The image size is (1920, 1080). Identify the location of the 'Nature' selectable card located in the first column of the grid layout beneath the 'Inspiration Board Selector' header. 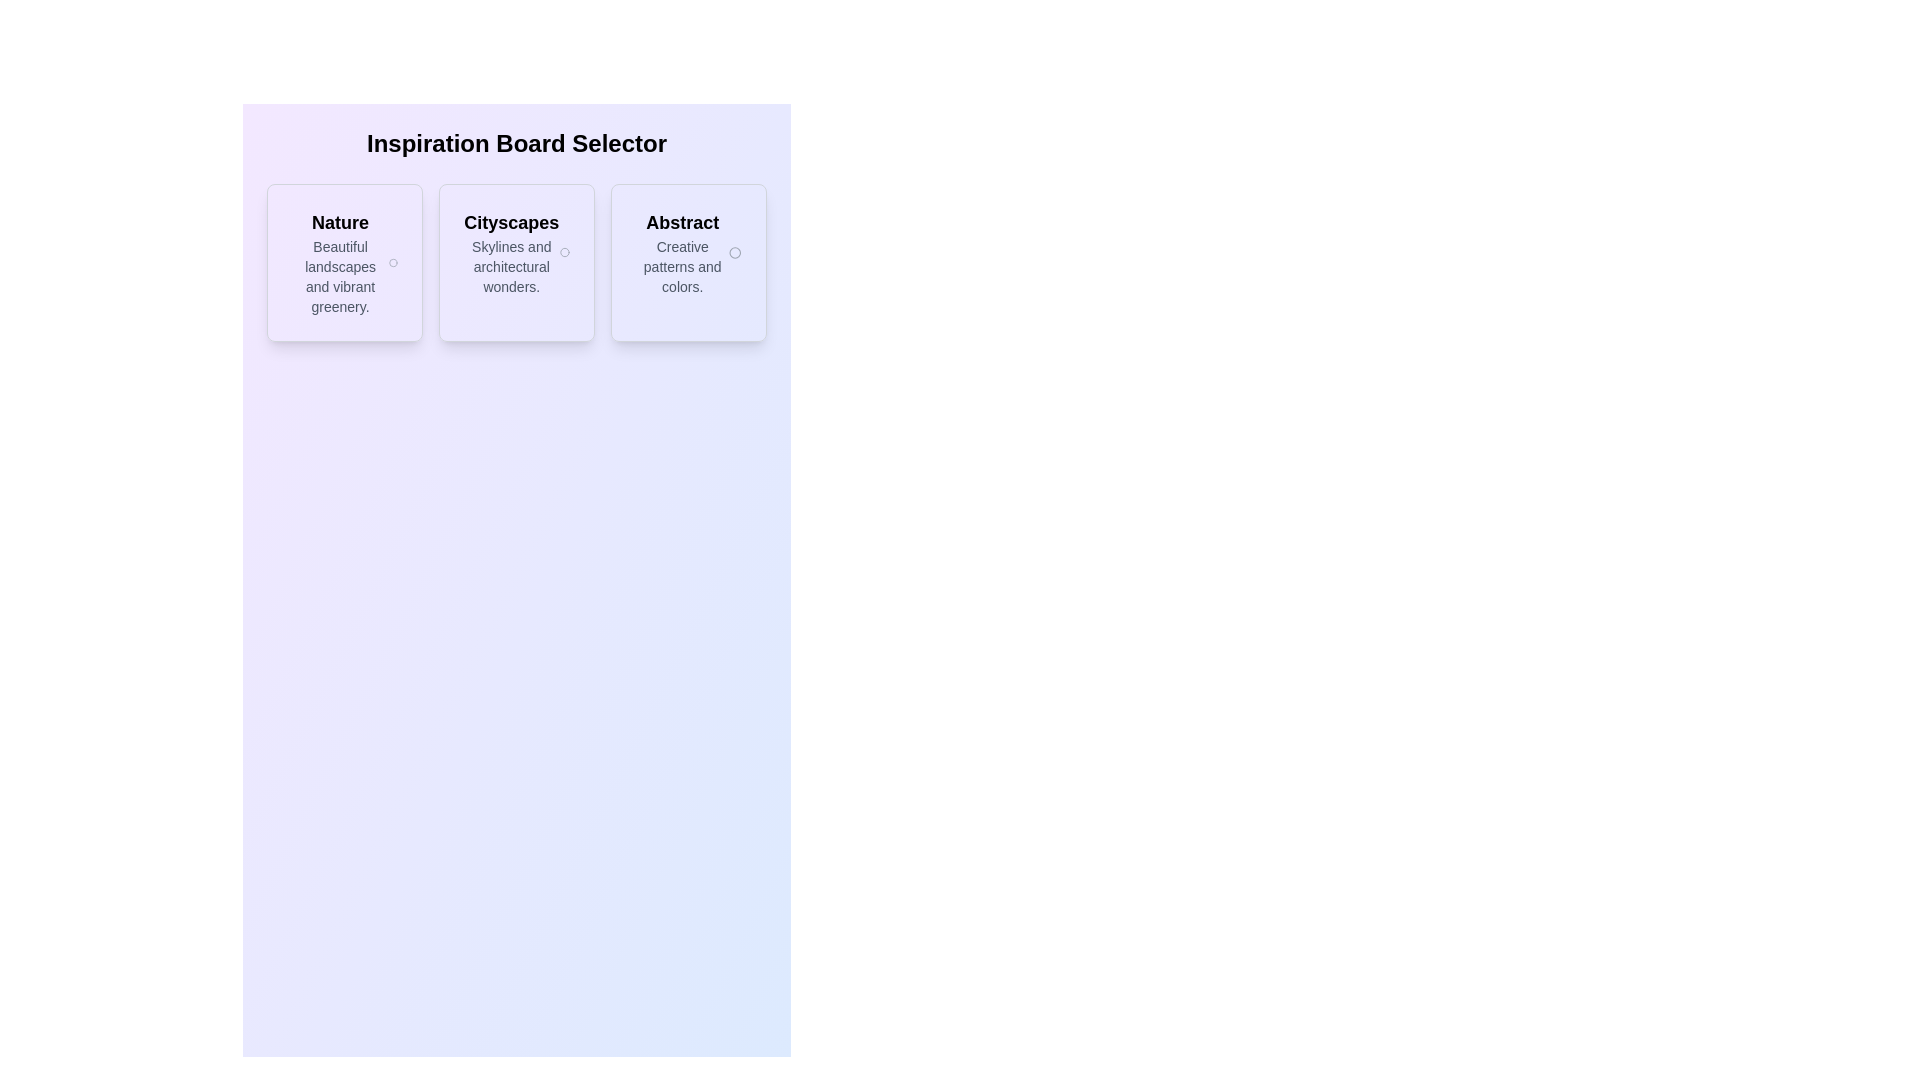
(345, 261).